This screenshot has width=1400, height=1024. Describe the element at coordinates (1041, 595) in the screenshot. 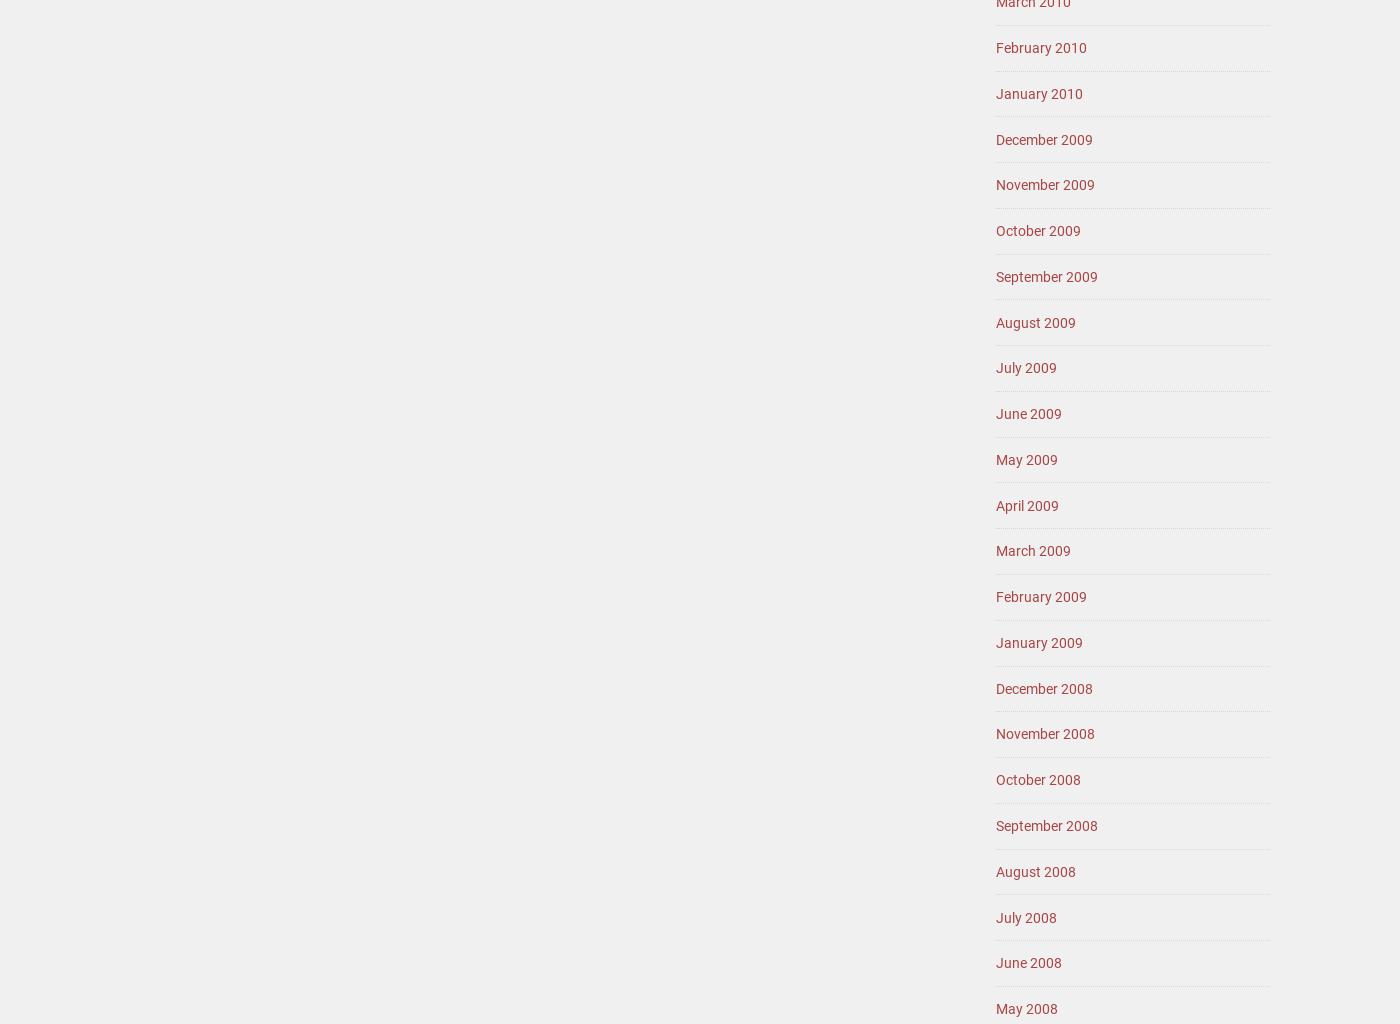

I see `'February 2009'` at that location.